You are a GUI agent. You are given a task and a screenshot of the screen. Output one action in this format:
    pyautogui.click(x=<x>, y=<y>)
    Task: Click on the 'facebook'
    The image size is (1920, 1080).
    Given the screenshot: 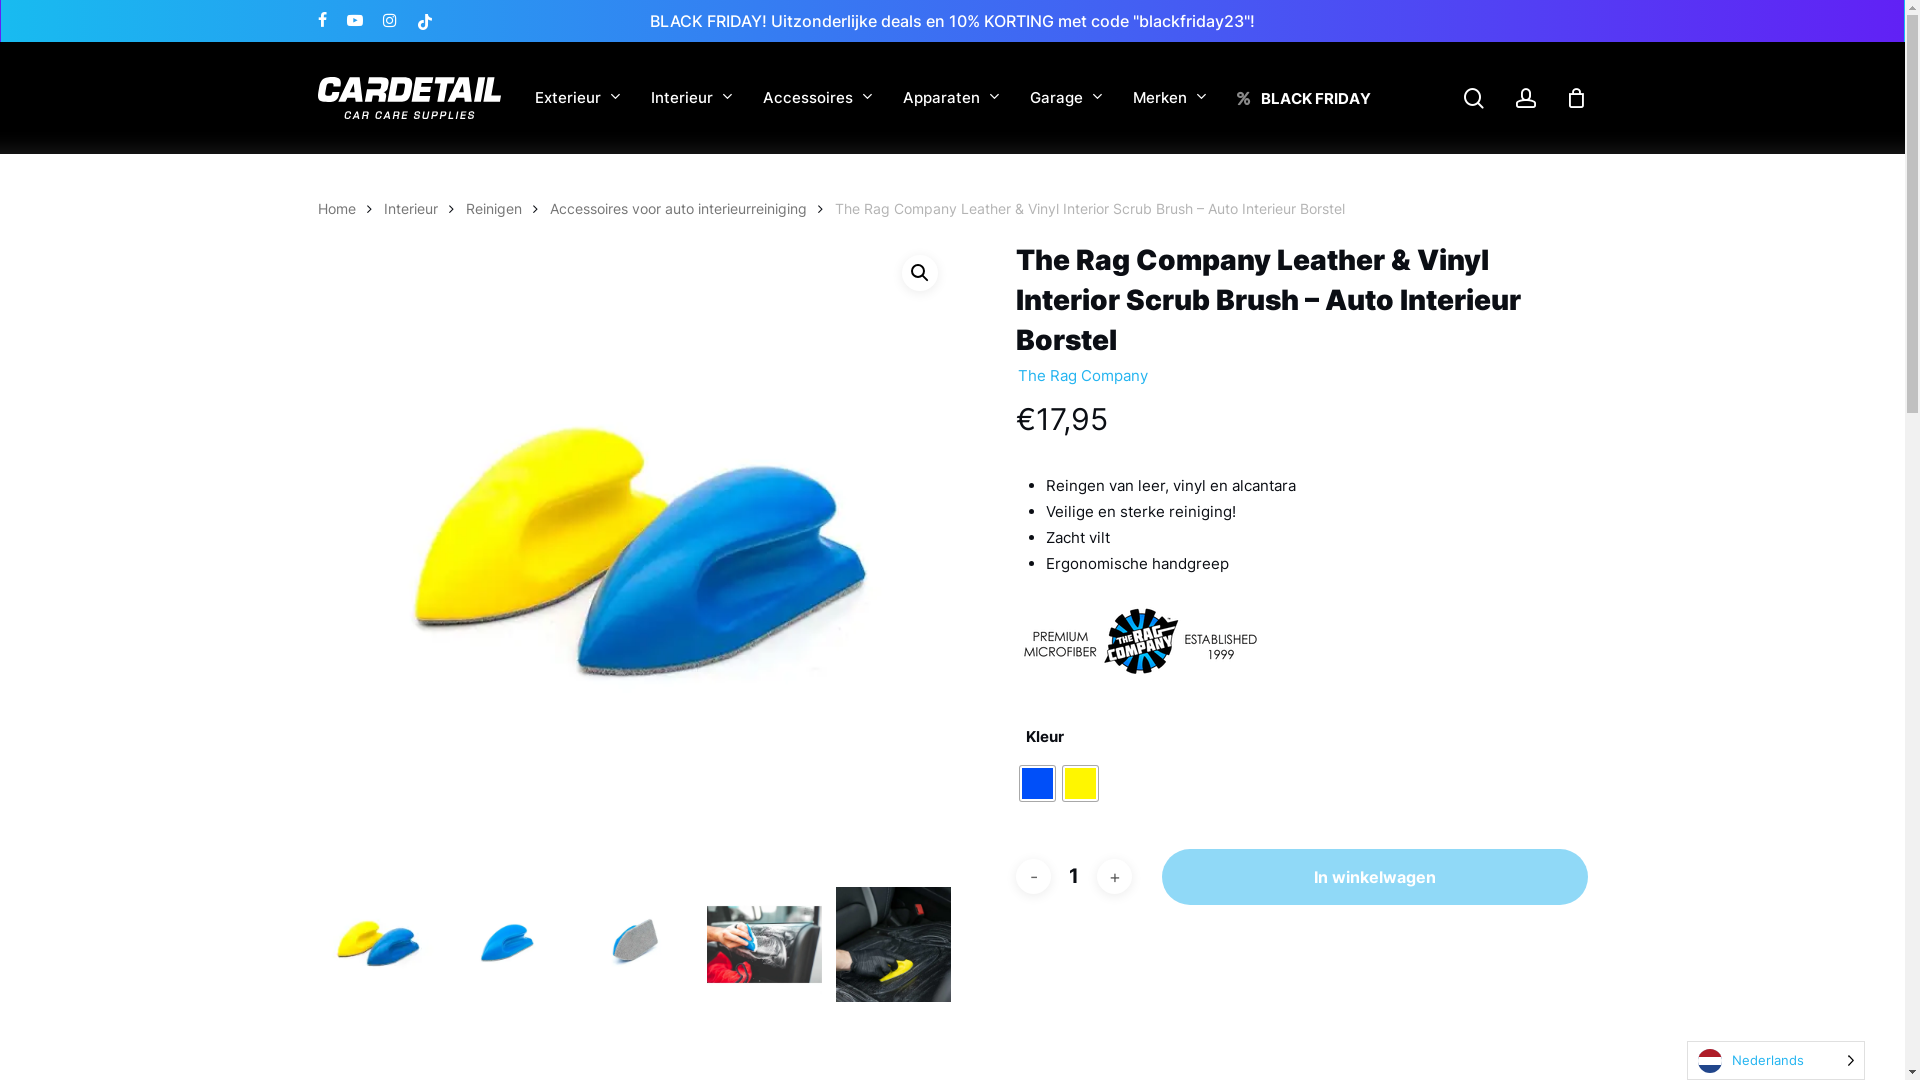 What is the action you would take?
    pyautogui.click(x=322, y=20)
    